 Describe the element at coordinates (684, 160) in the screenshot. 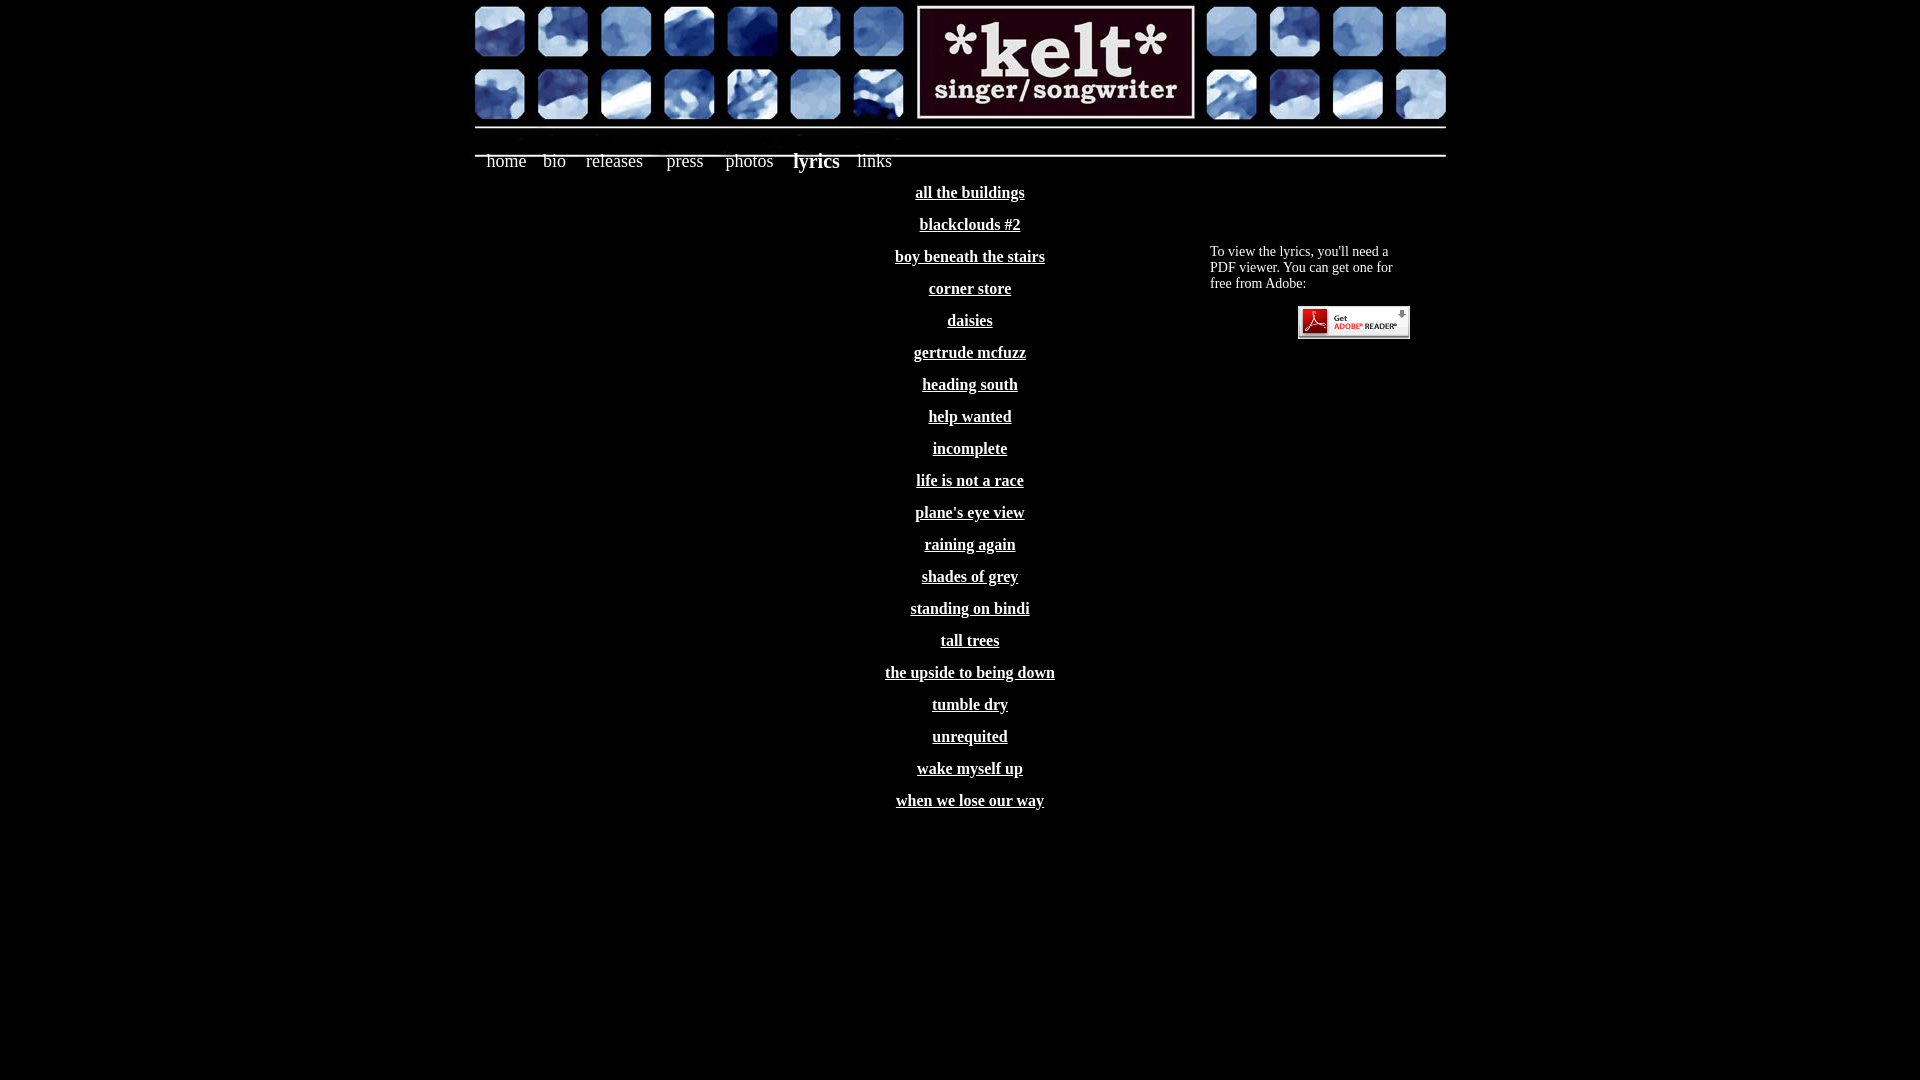

I see `'press'` at that location.